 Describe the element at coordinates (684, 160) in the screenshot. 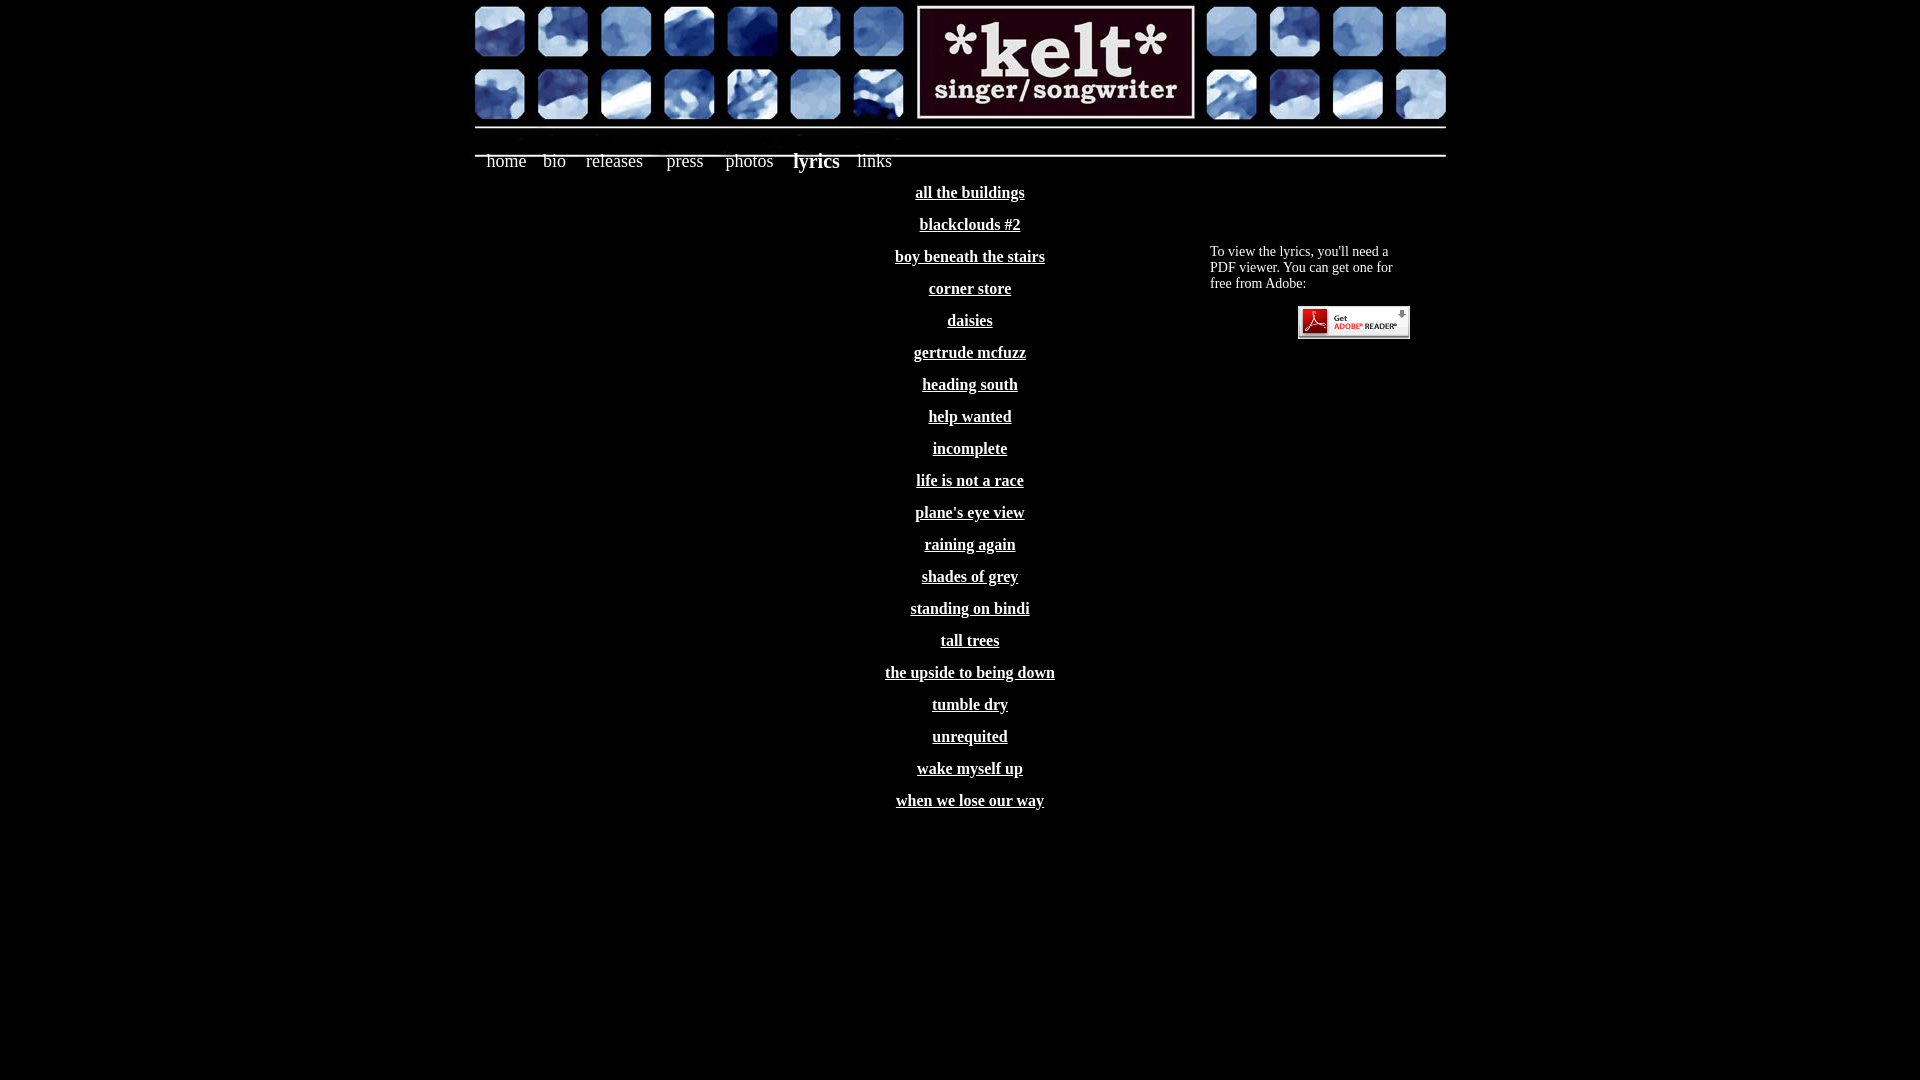

I see `'press'` at that location.